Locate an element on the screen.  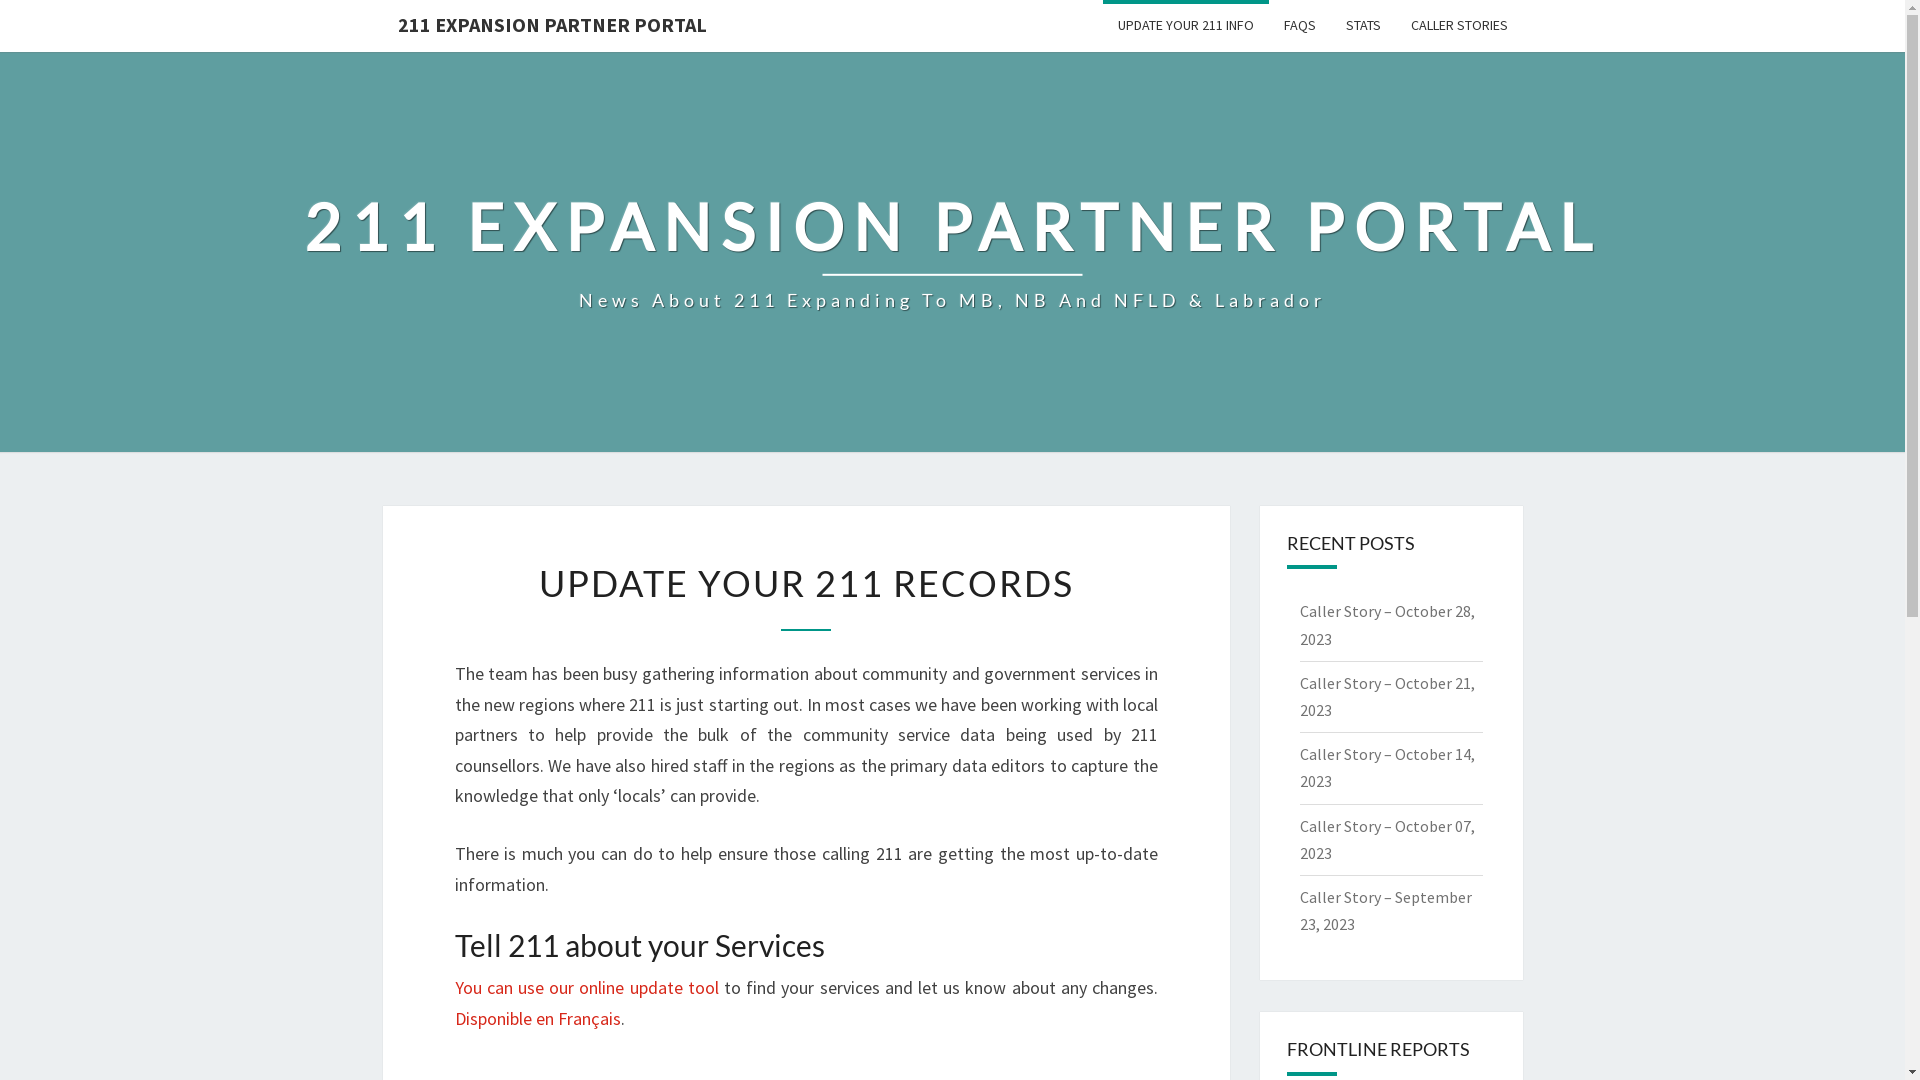
'STATS' is located at coordinates (1361, 26).